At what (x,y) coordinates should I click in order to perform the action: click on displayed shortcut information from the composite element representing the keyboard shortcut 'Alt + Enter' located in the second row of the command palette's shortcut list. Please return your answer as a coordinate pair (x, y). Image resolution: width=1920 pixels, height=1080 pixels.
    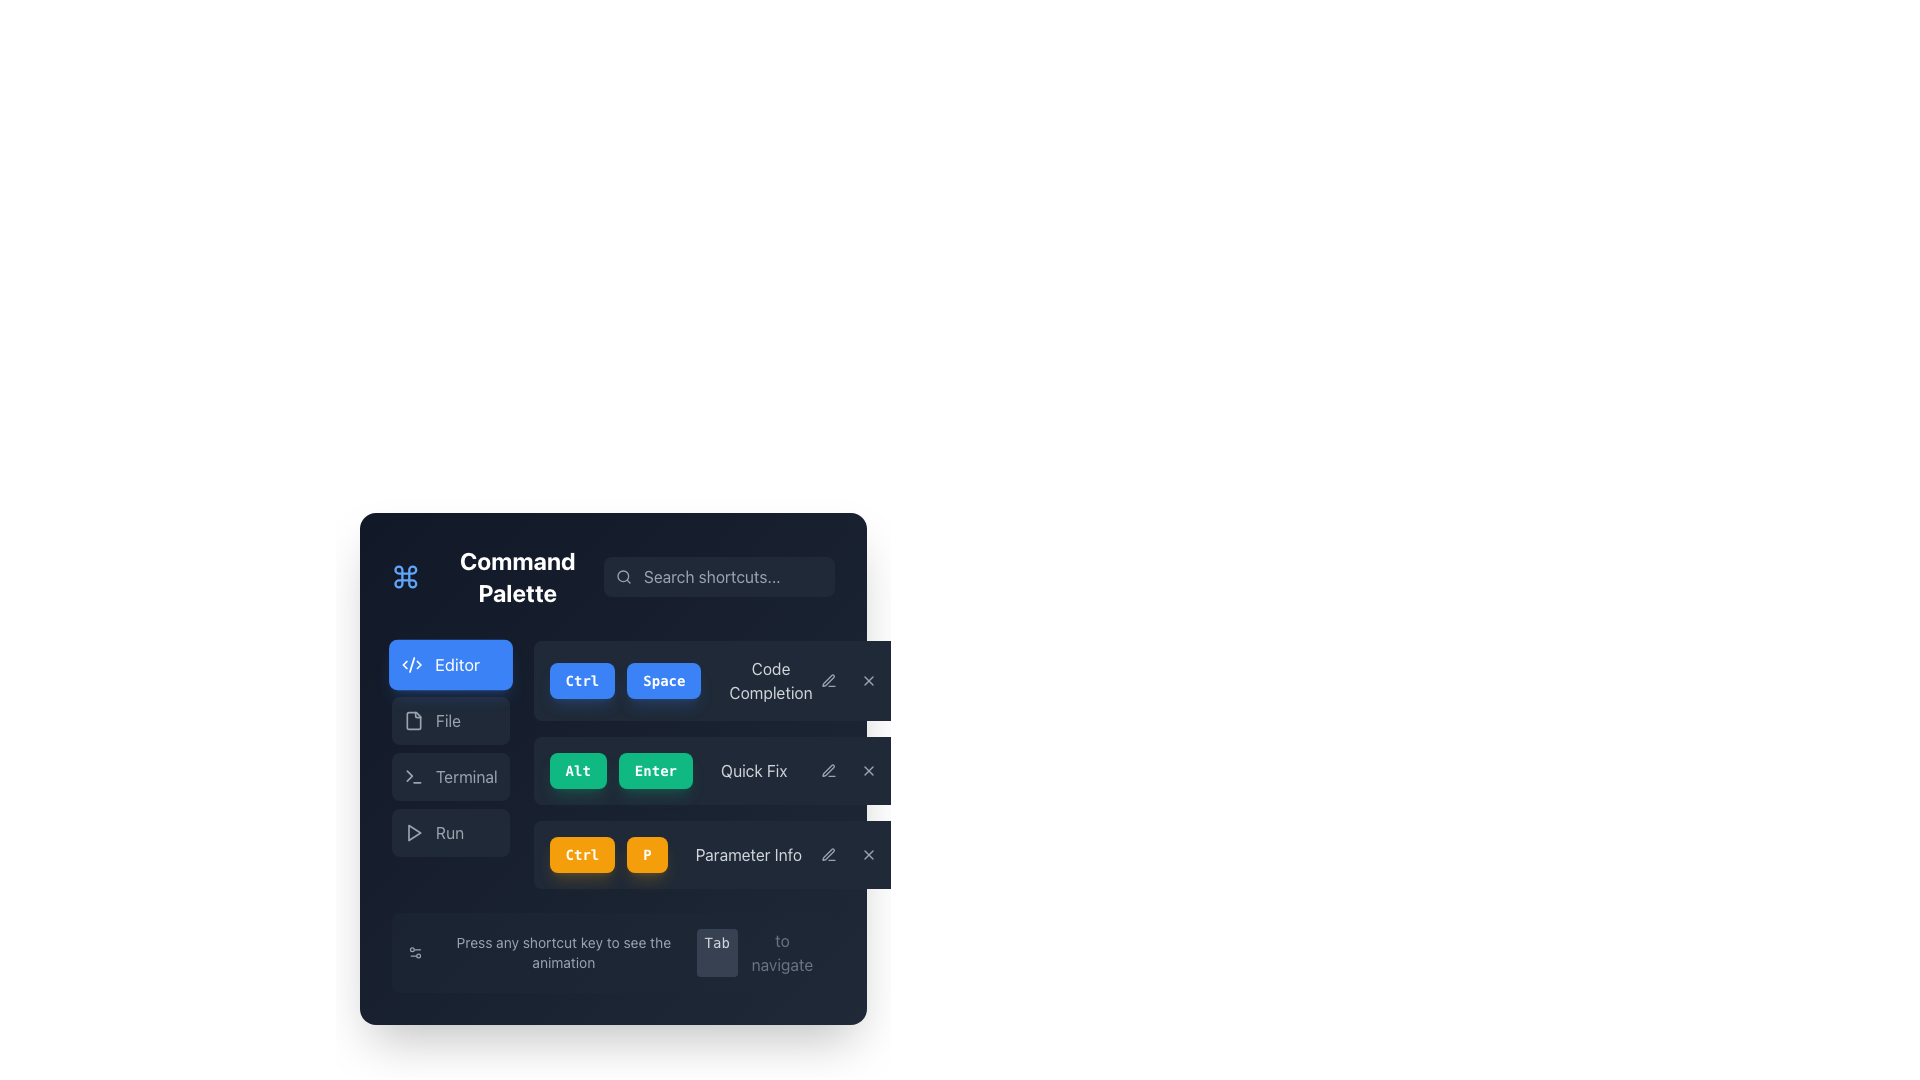
    Looking at the image, I should click on (668, 770).